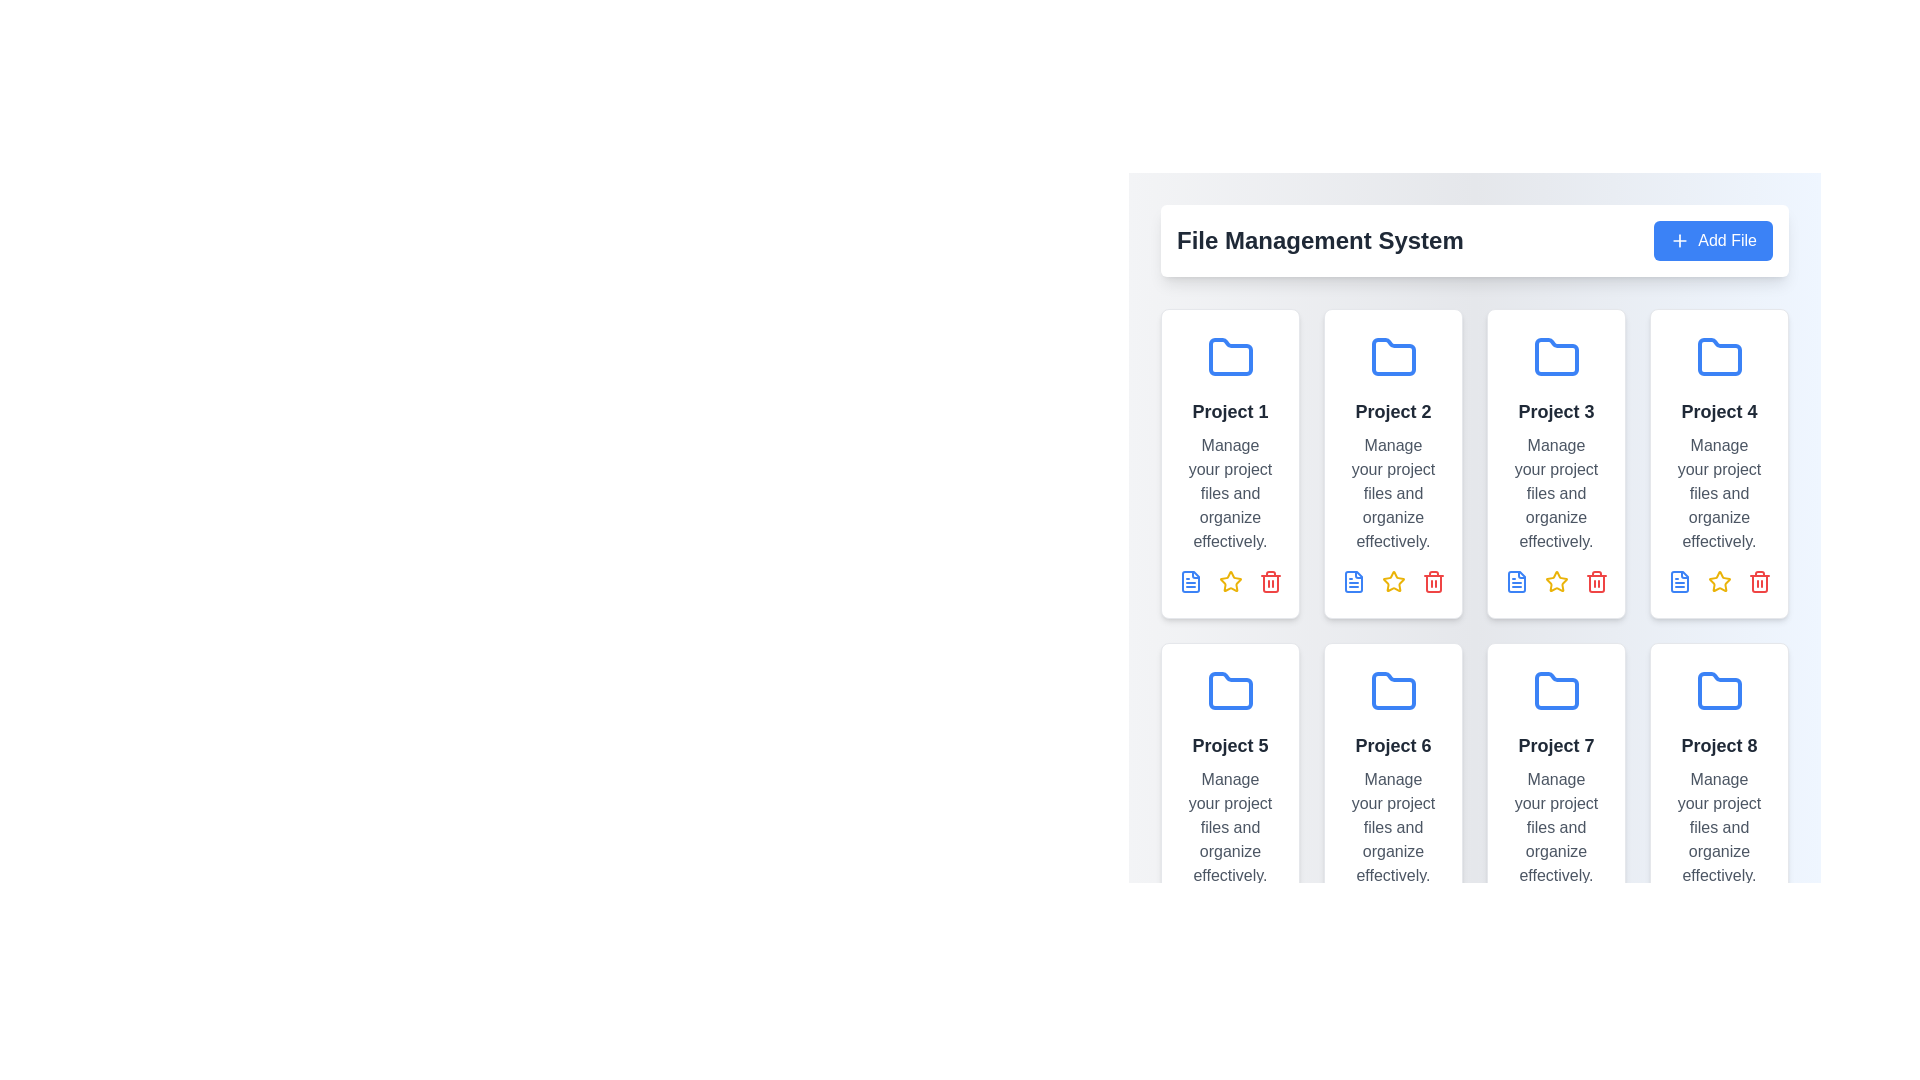 The height and width of the screenshot is (1080, 1920). What do you see at coordinates (1555, 357) in the screenshot?
I see `the 'Project 3' folder icon located at the upper part of its card, above the title` at bounding box center [1555, 357].